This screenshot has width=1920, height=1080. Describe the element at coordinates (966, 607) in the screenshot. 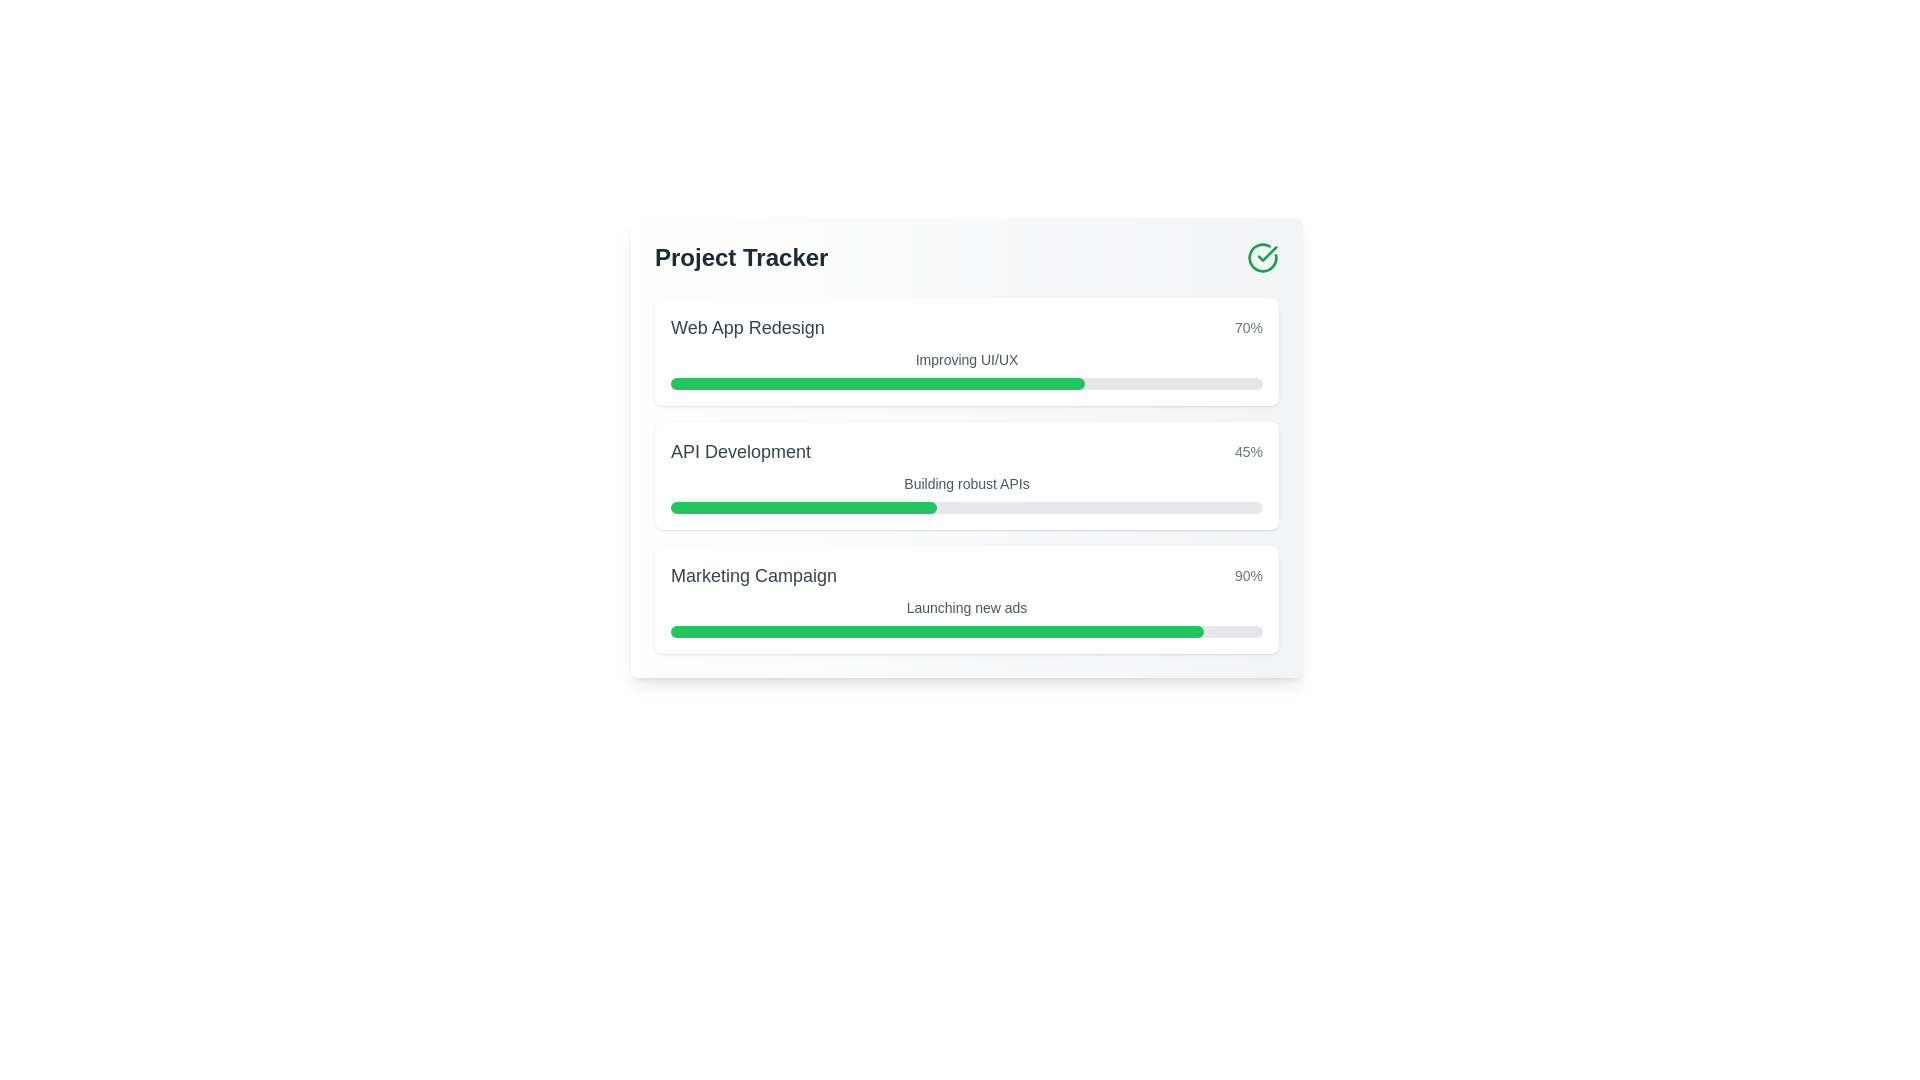

I see `the text label displaying 'Launching new ads.' which is styled in gray and positioned below the header 'Marketing Campaign.'` at that location.